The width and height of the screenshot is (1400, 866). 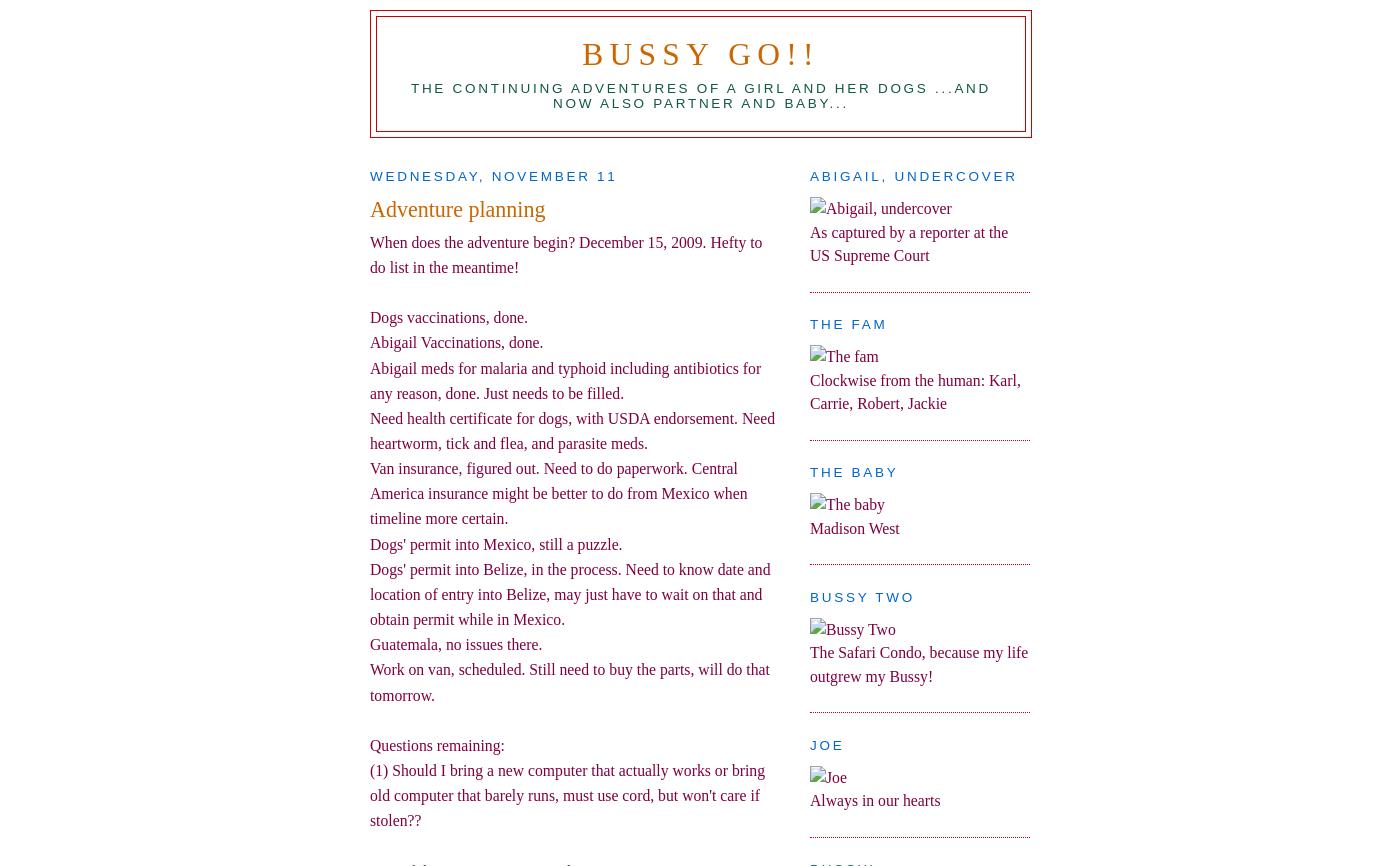 I want to click on '(1) Should I bring a new computer that actually works or bring old computer that barely runs, must use cord, but won't care if stolen??', so click(x=567, y=794).